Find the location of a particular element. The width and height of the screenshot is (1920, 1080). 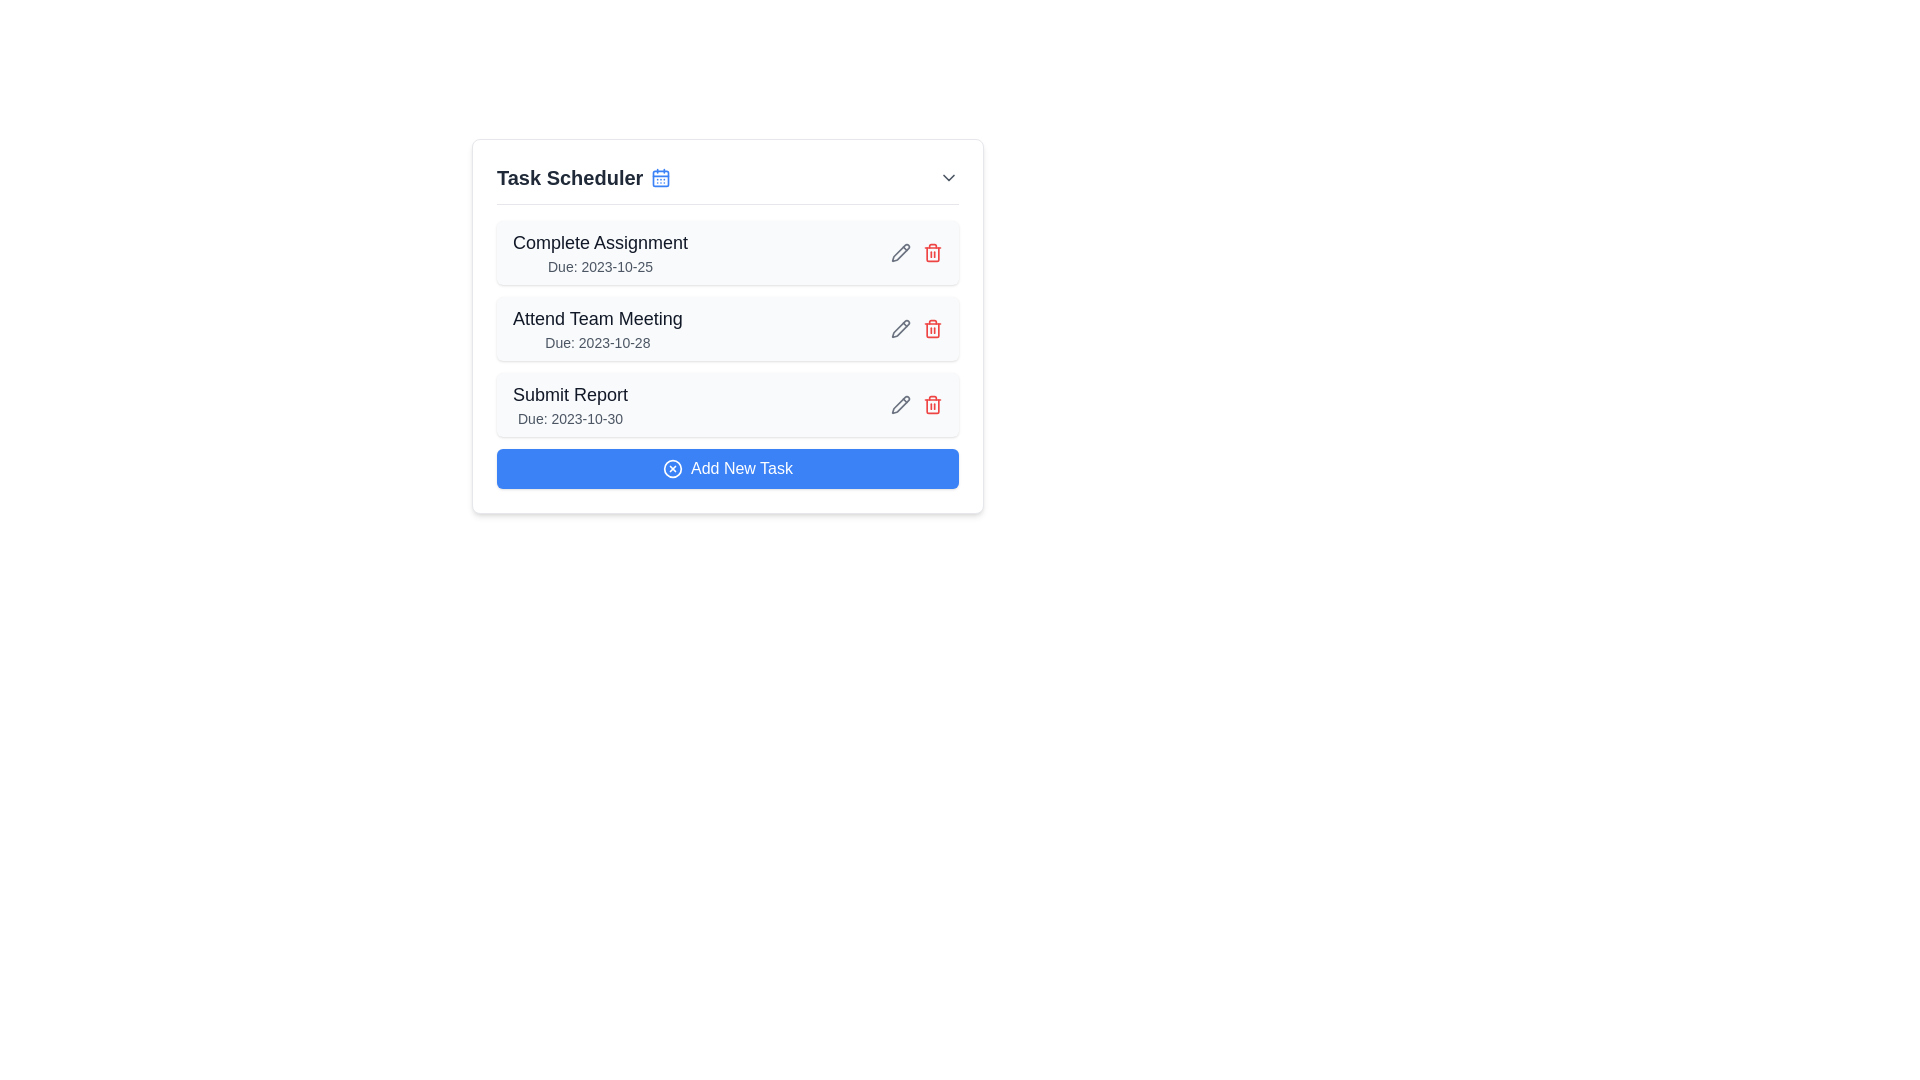

text label that says 'Attend Team Meeting', which is prominently displayed in bold and larger font above the due date in the task scheduler interface is located at coordinates (596, 318).